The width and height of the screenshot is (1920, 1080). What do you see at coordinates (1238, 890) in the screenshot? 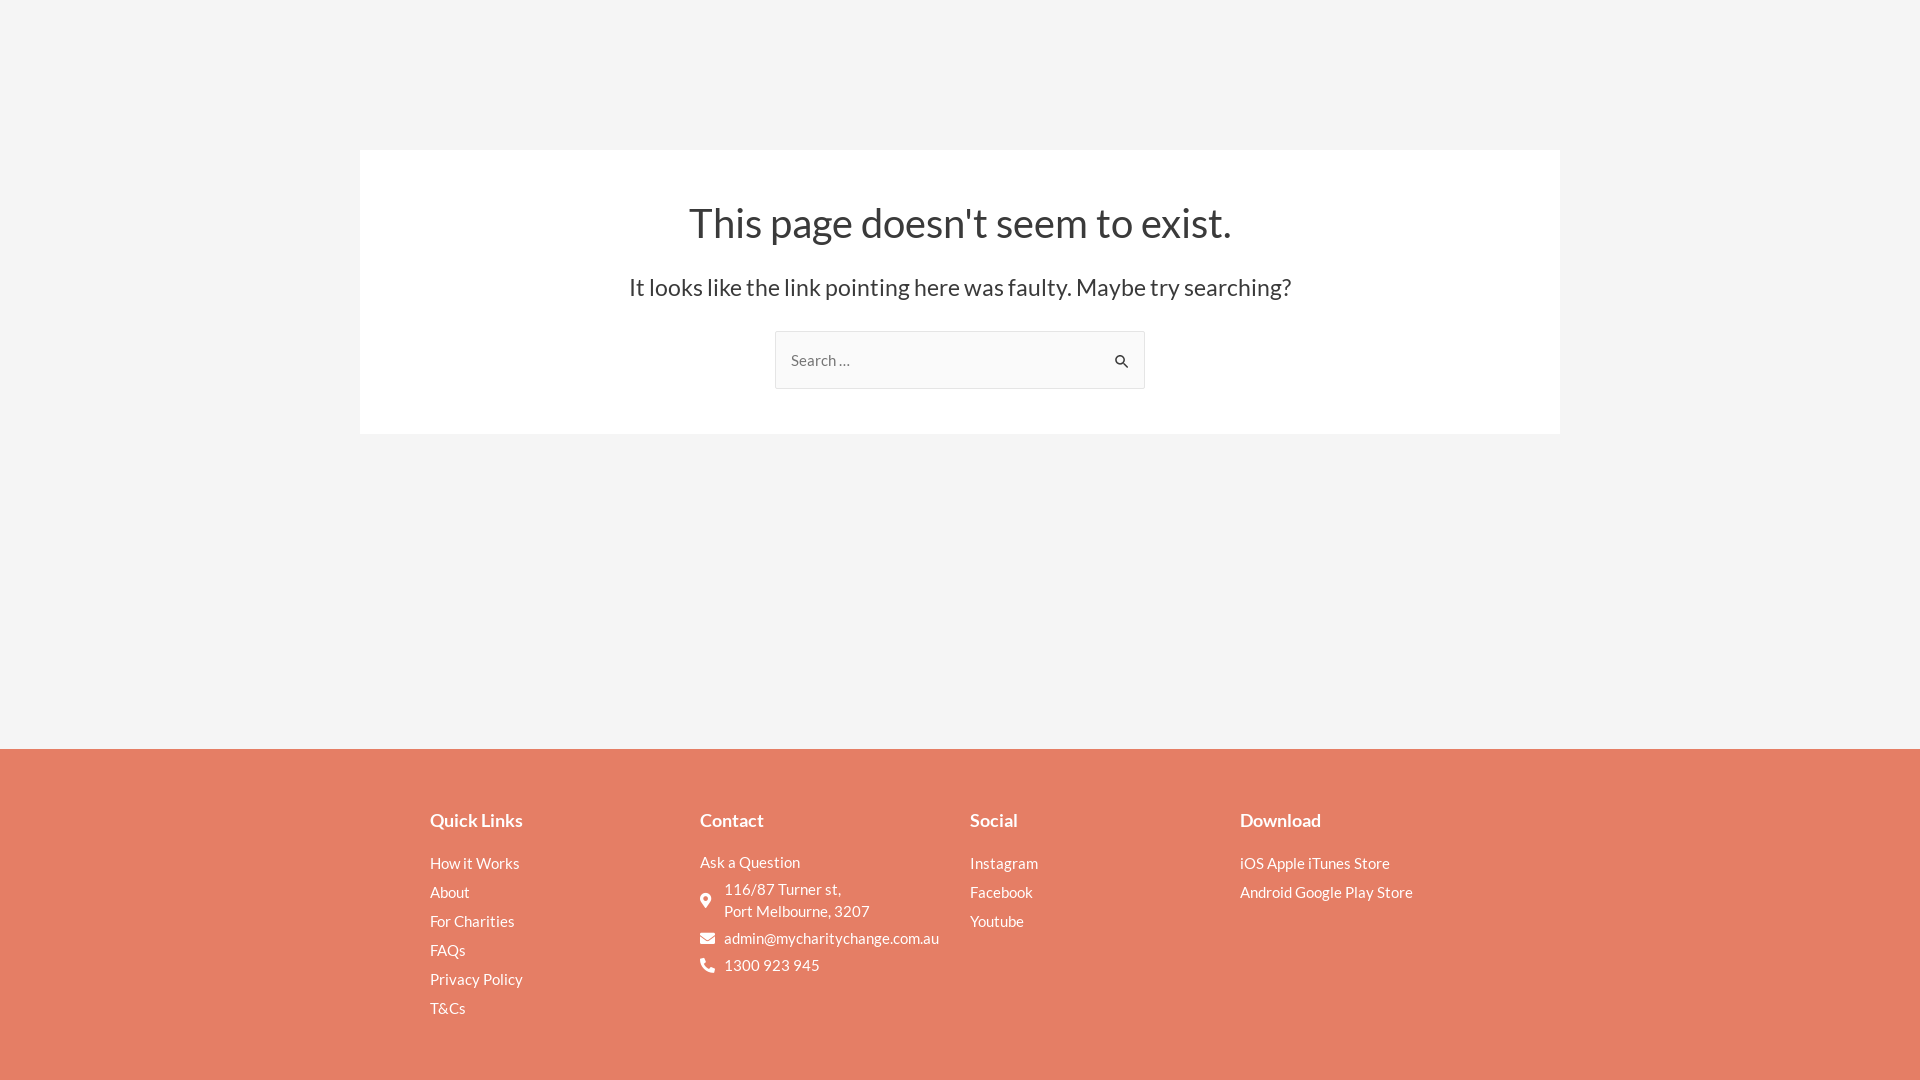
I see `'Android Google Play Store'` at bounding box center [1238, 890].